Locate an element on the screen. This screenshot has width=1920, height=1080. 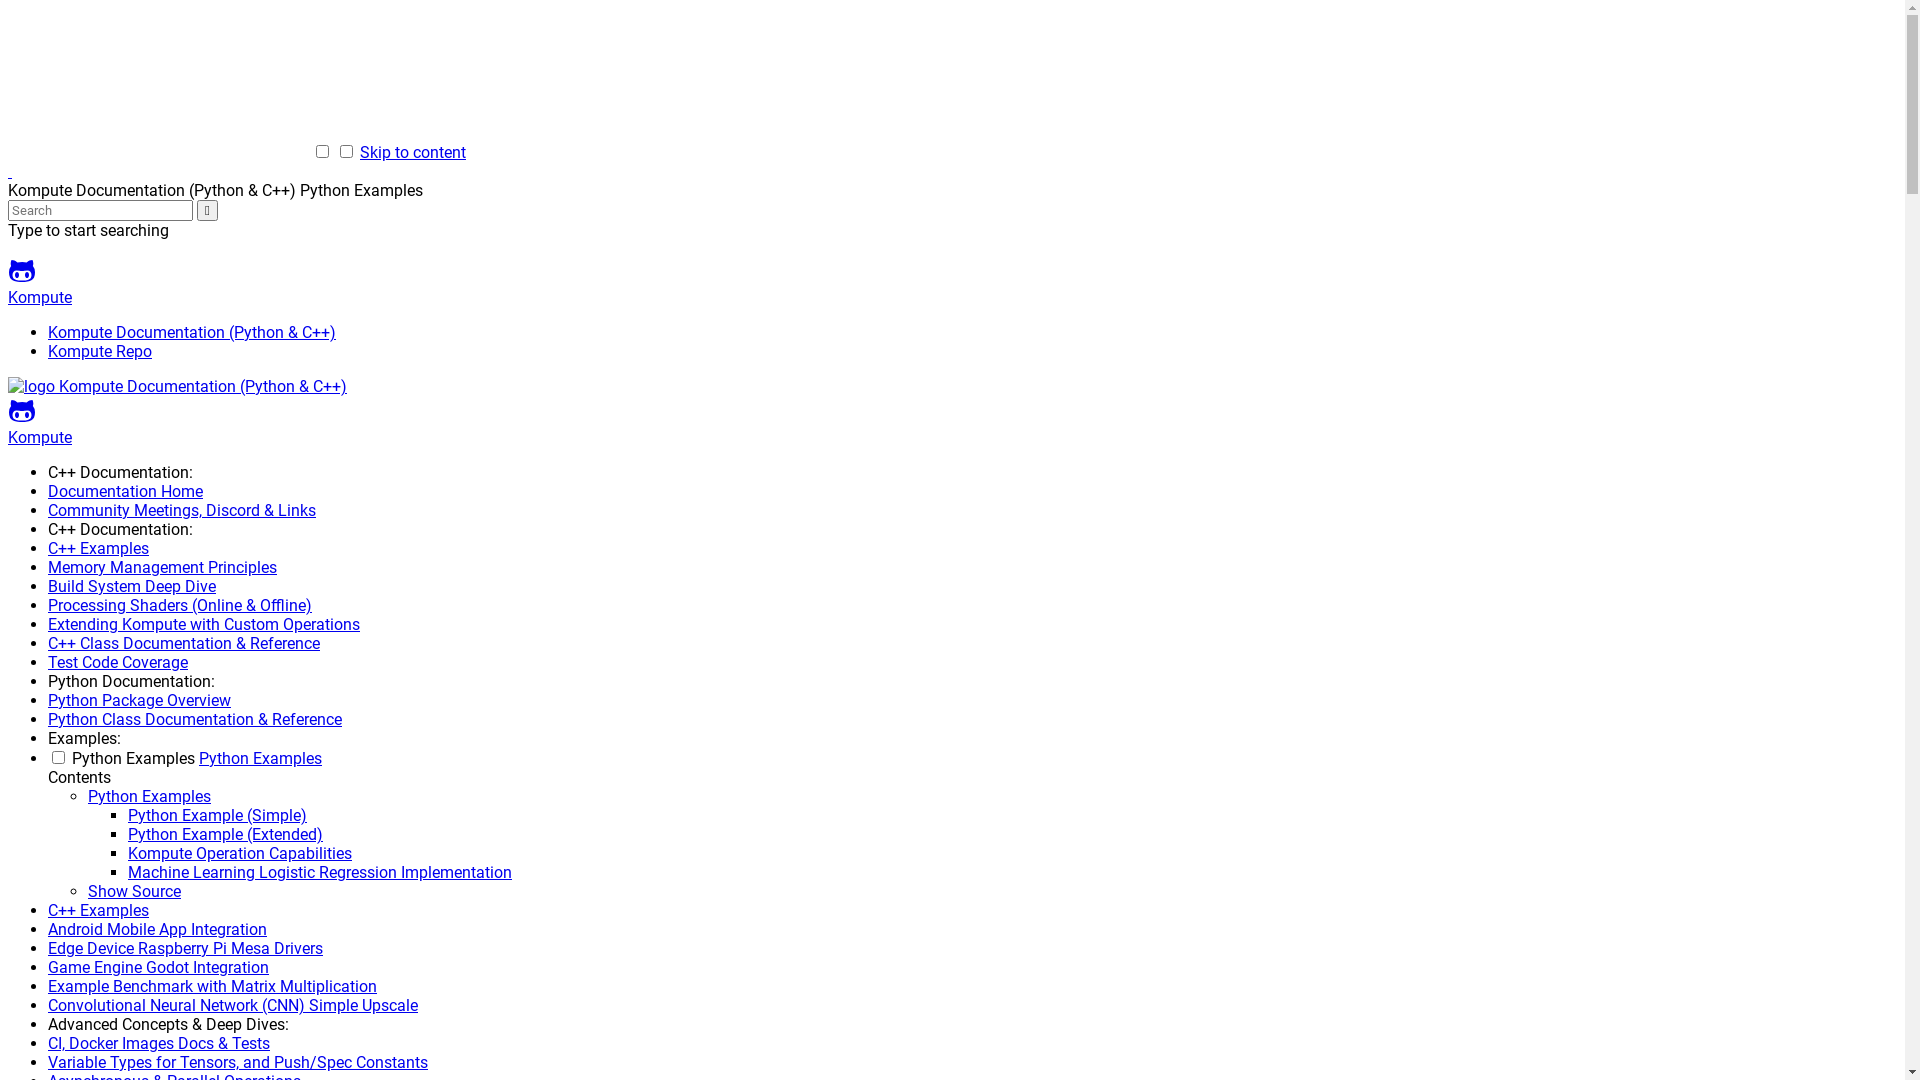
'Kompute Documentation (Python & C++)' is located at coordinates (9, 170).